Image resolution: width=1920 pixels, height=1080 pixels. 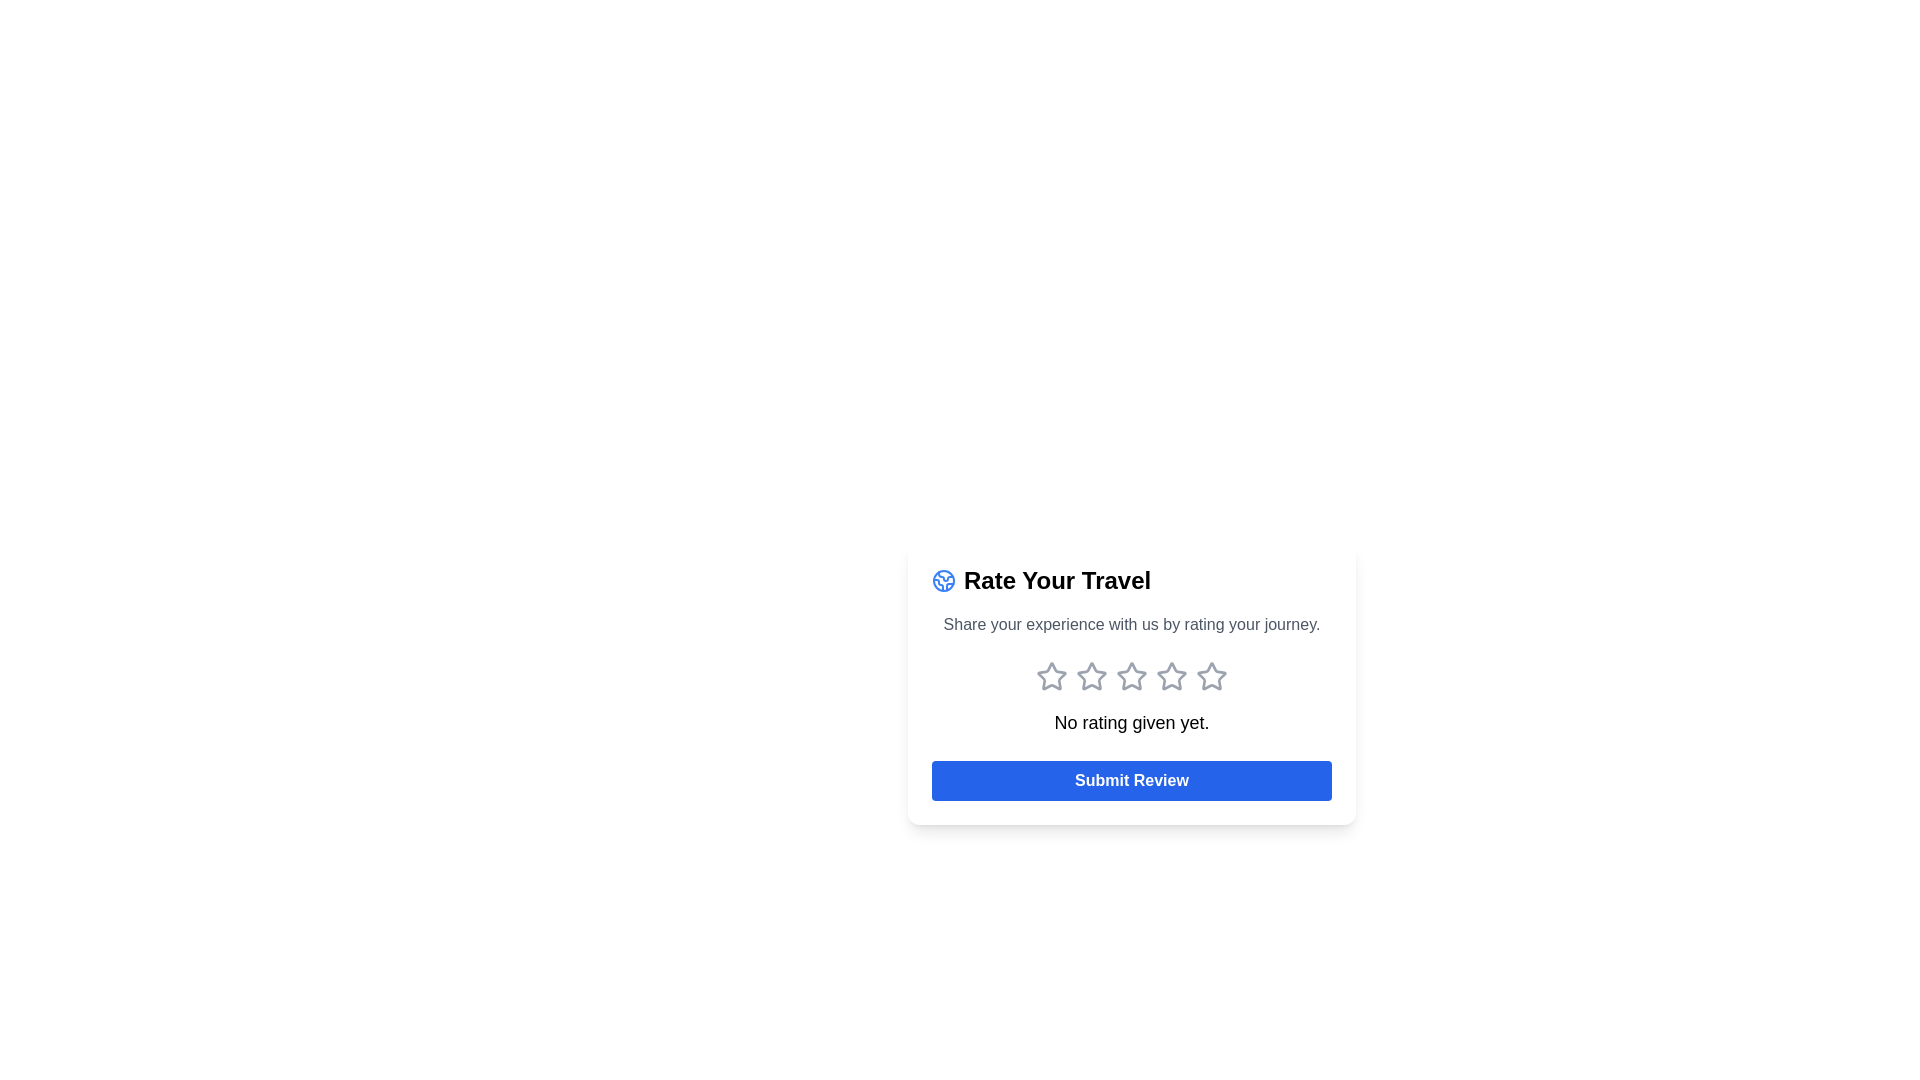 I want to click on the fifth gray star icon in the rating section to rate 5 stars, so click(x=1210, y=676).